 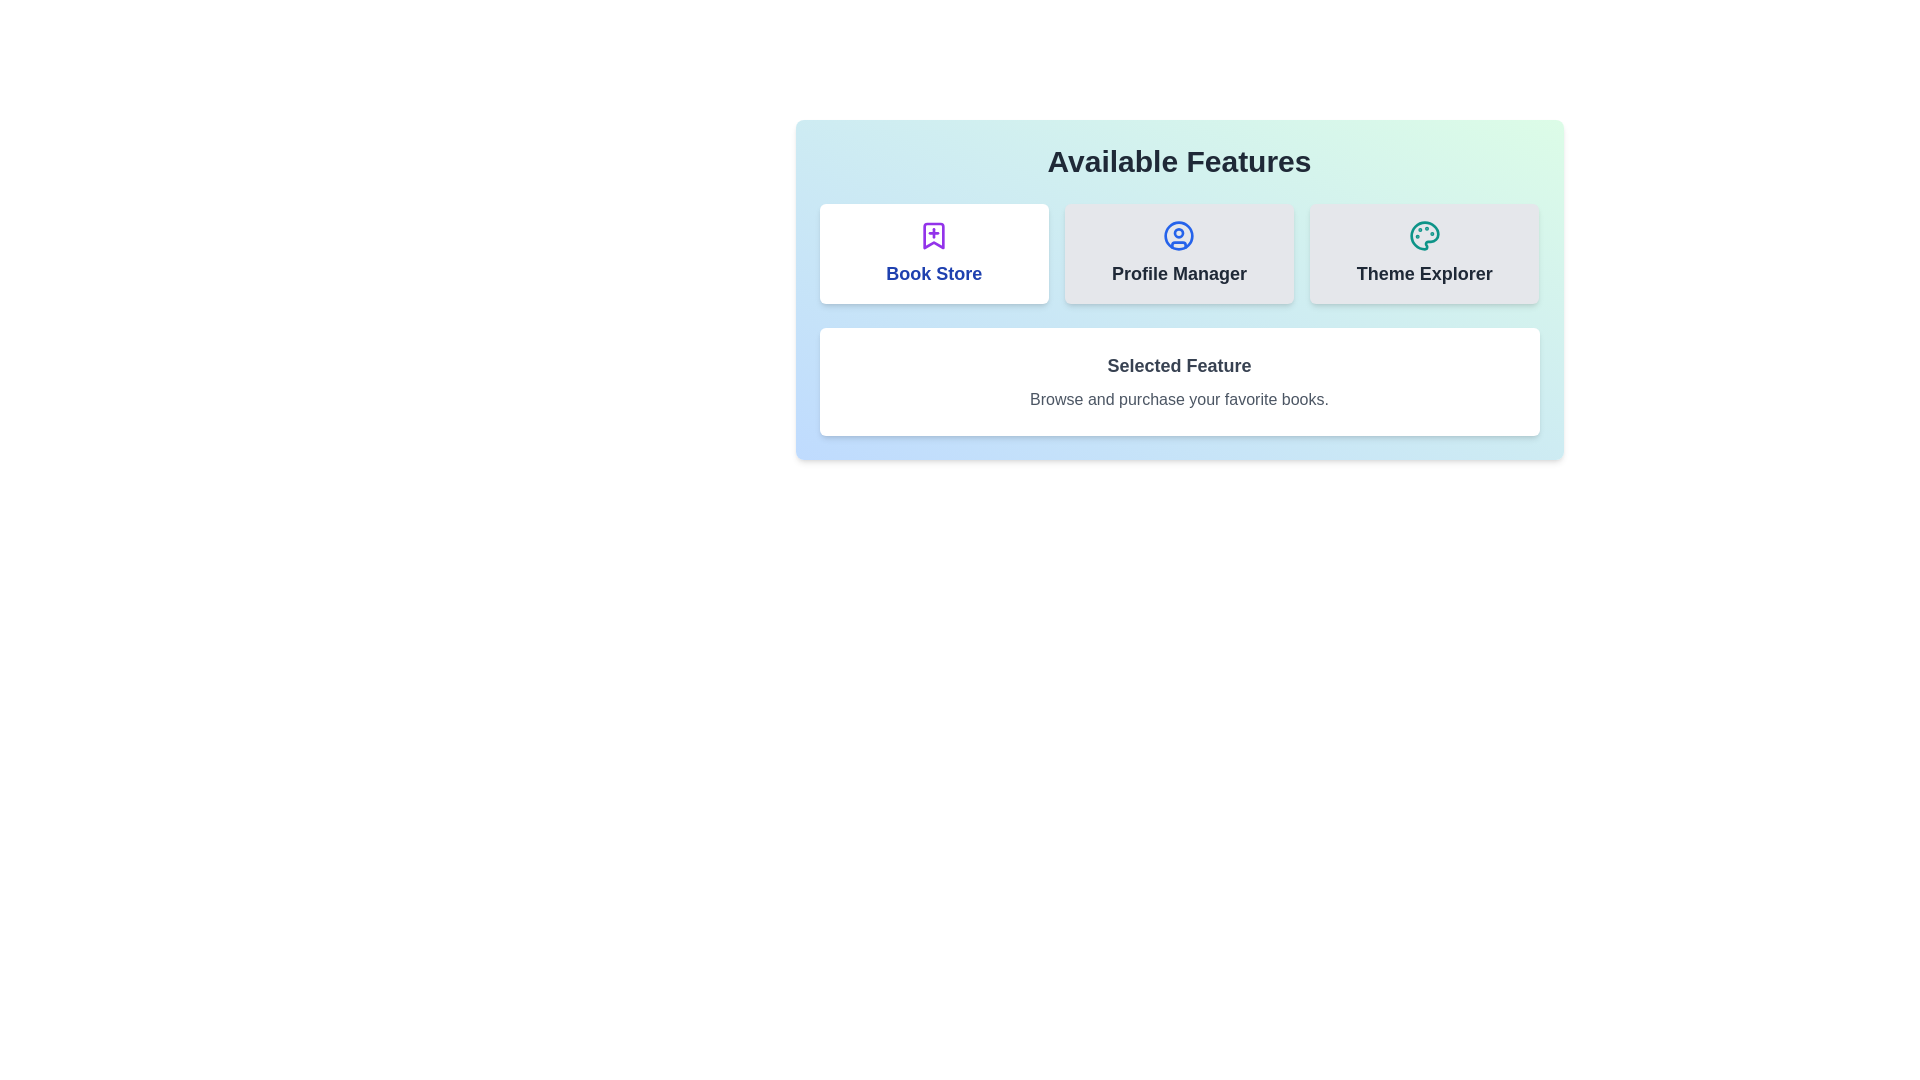 What do you see at coordinates (933, 273) in the screenshot?
I see `text of the 'Book Store' label which is styled in bold and large font, deep blue in color, and positioned below a bookmark icon in the 'Available Features' section` at bounding box center [933, 273].